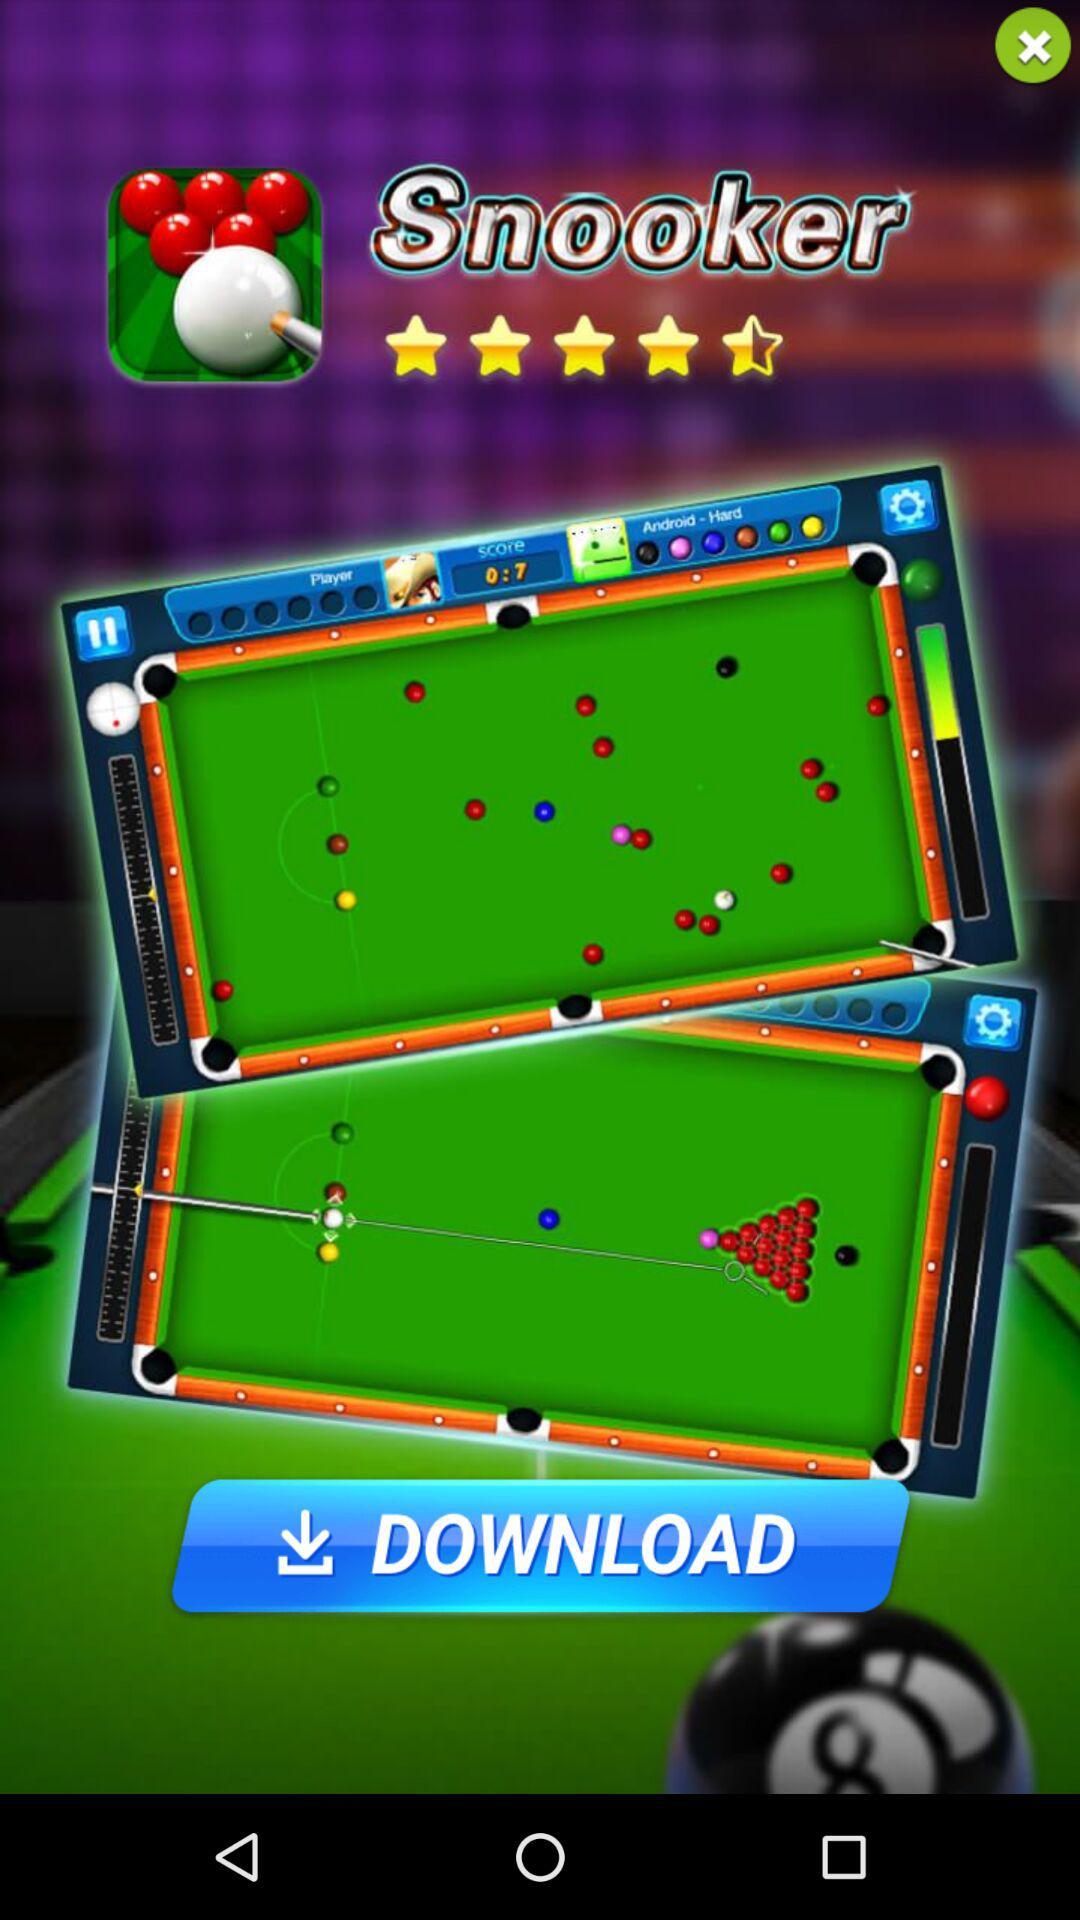  Describe the element at coordinates (1033, 46) in the screenshot. I see `the banner` at that location.